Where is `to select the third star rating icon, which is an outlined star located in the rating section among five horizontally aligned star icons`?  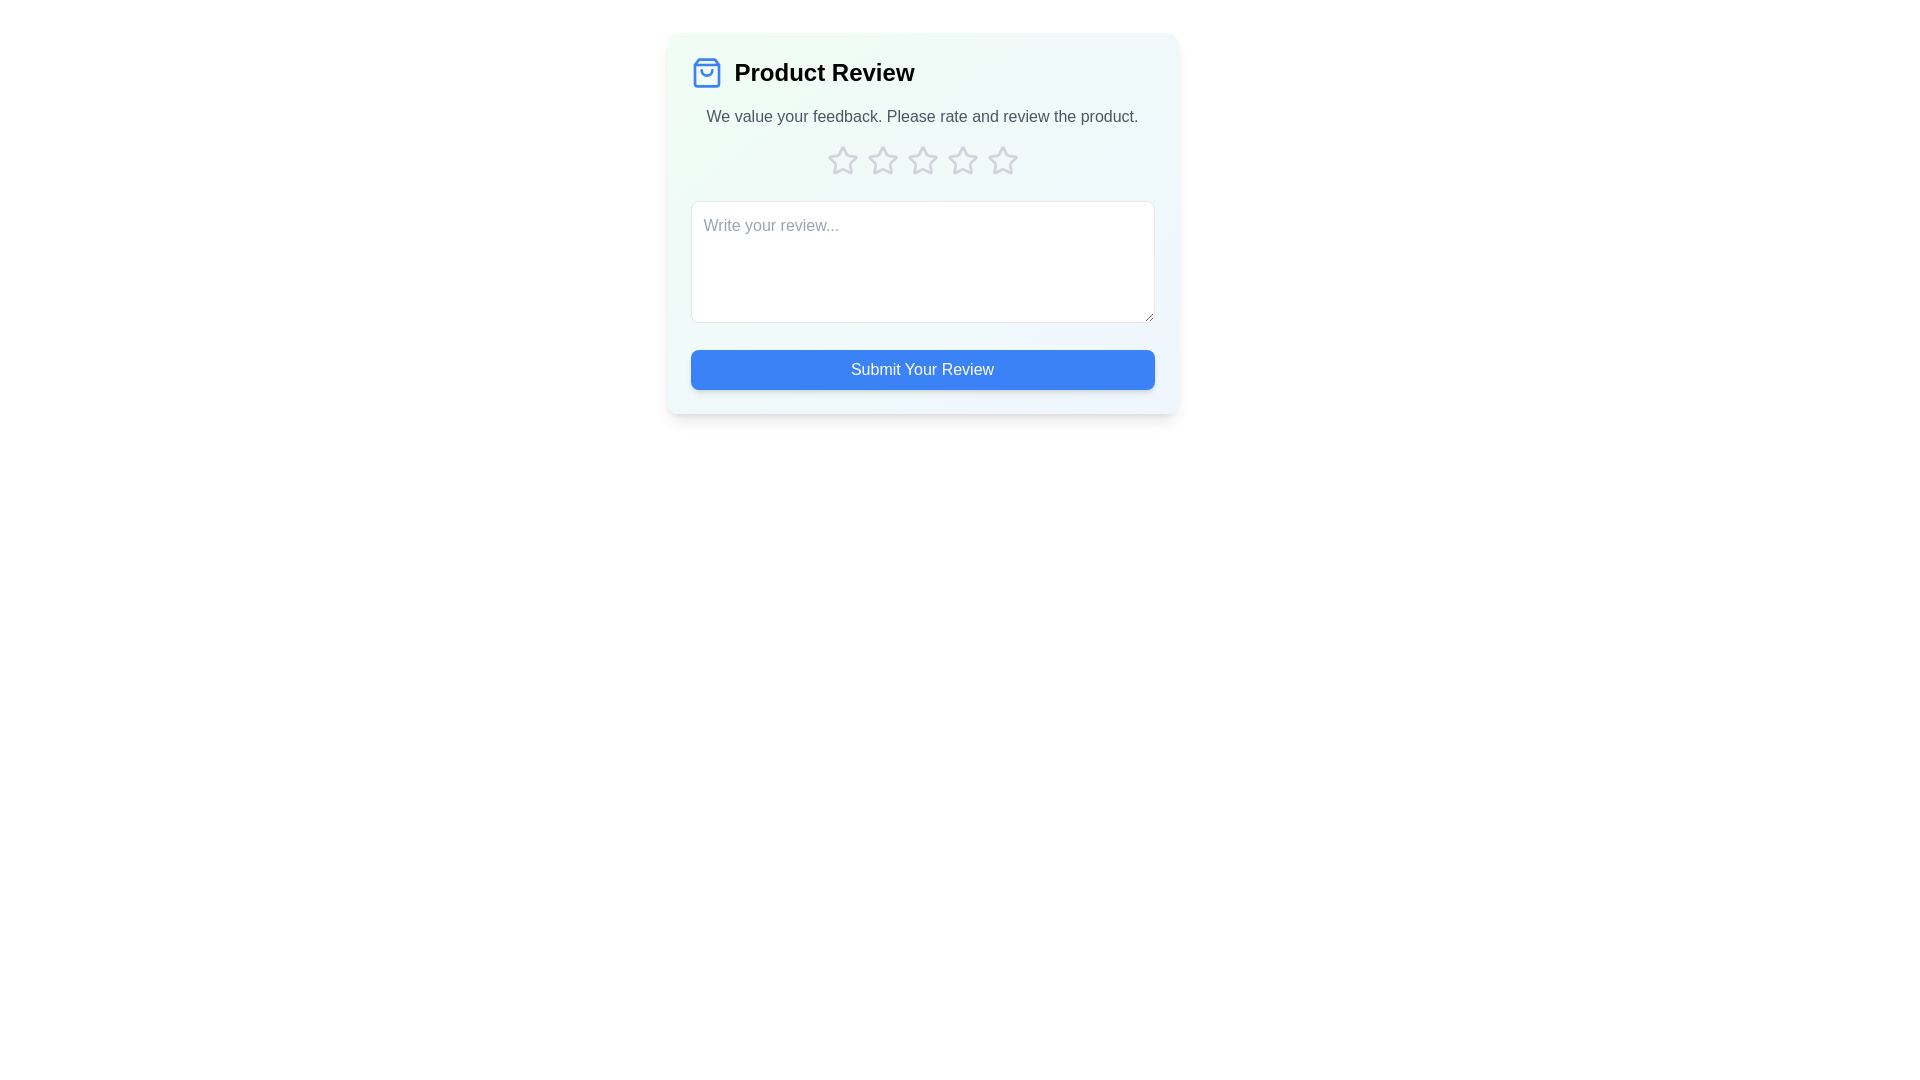 to select the third star rating icon, which is an outlined star located in the rating section among five horizontally aligned star icons is located at coordinates (920, 158).